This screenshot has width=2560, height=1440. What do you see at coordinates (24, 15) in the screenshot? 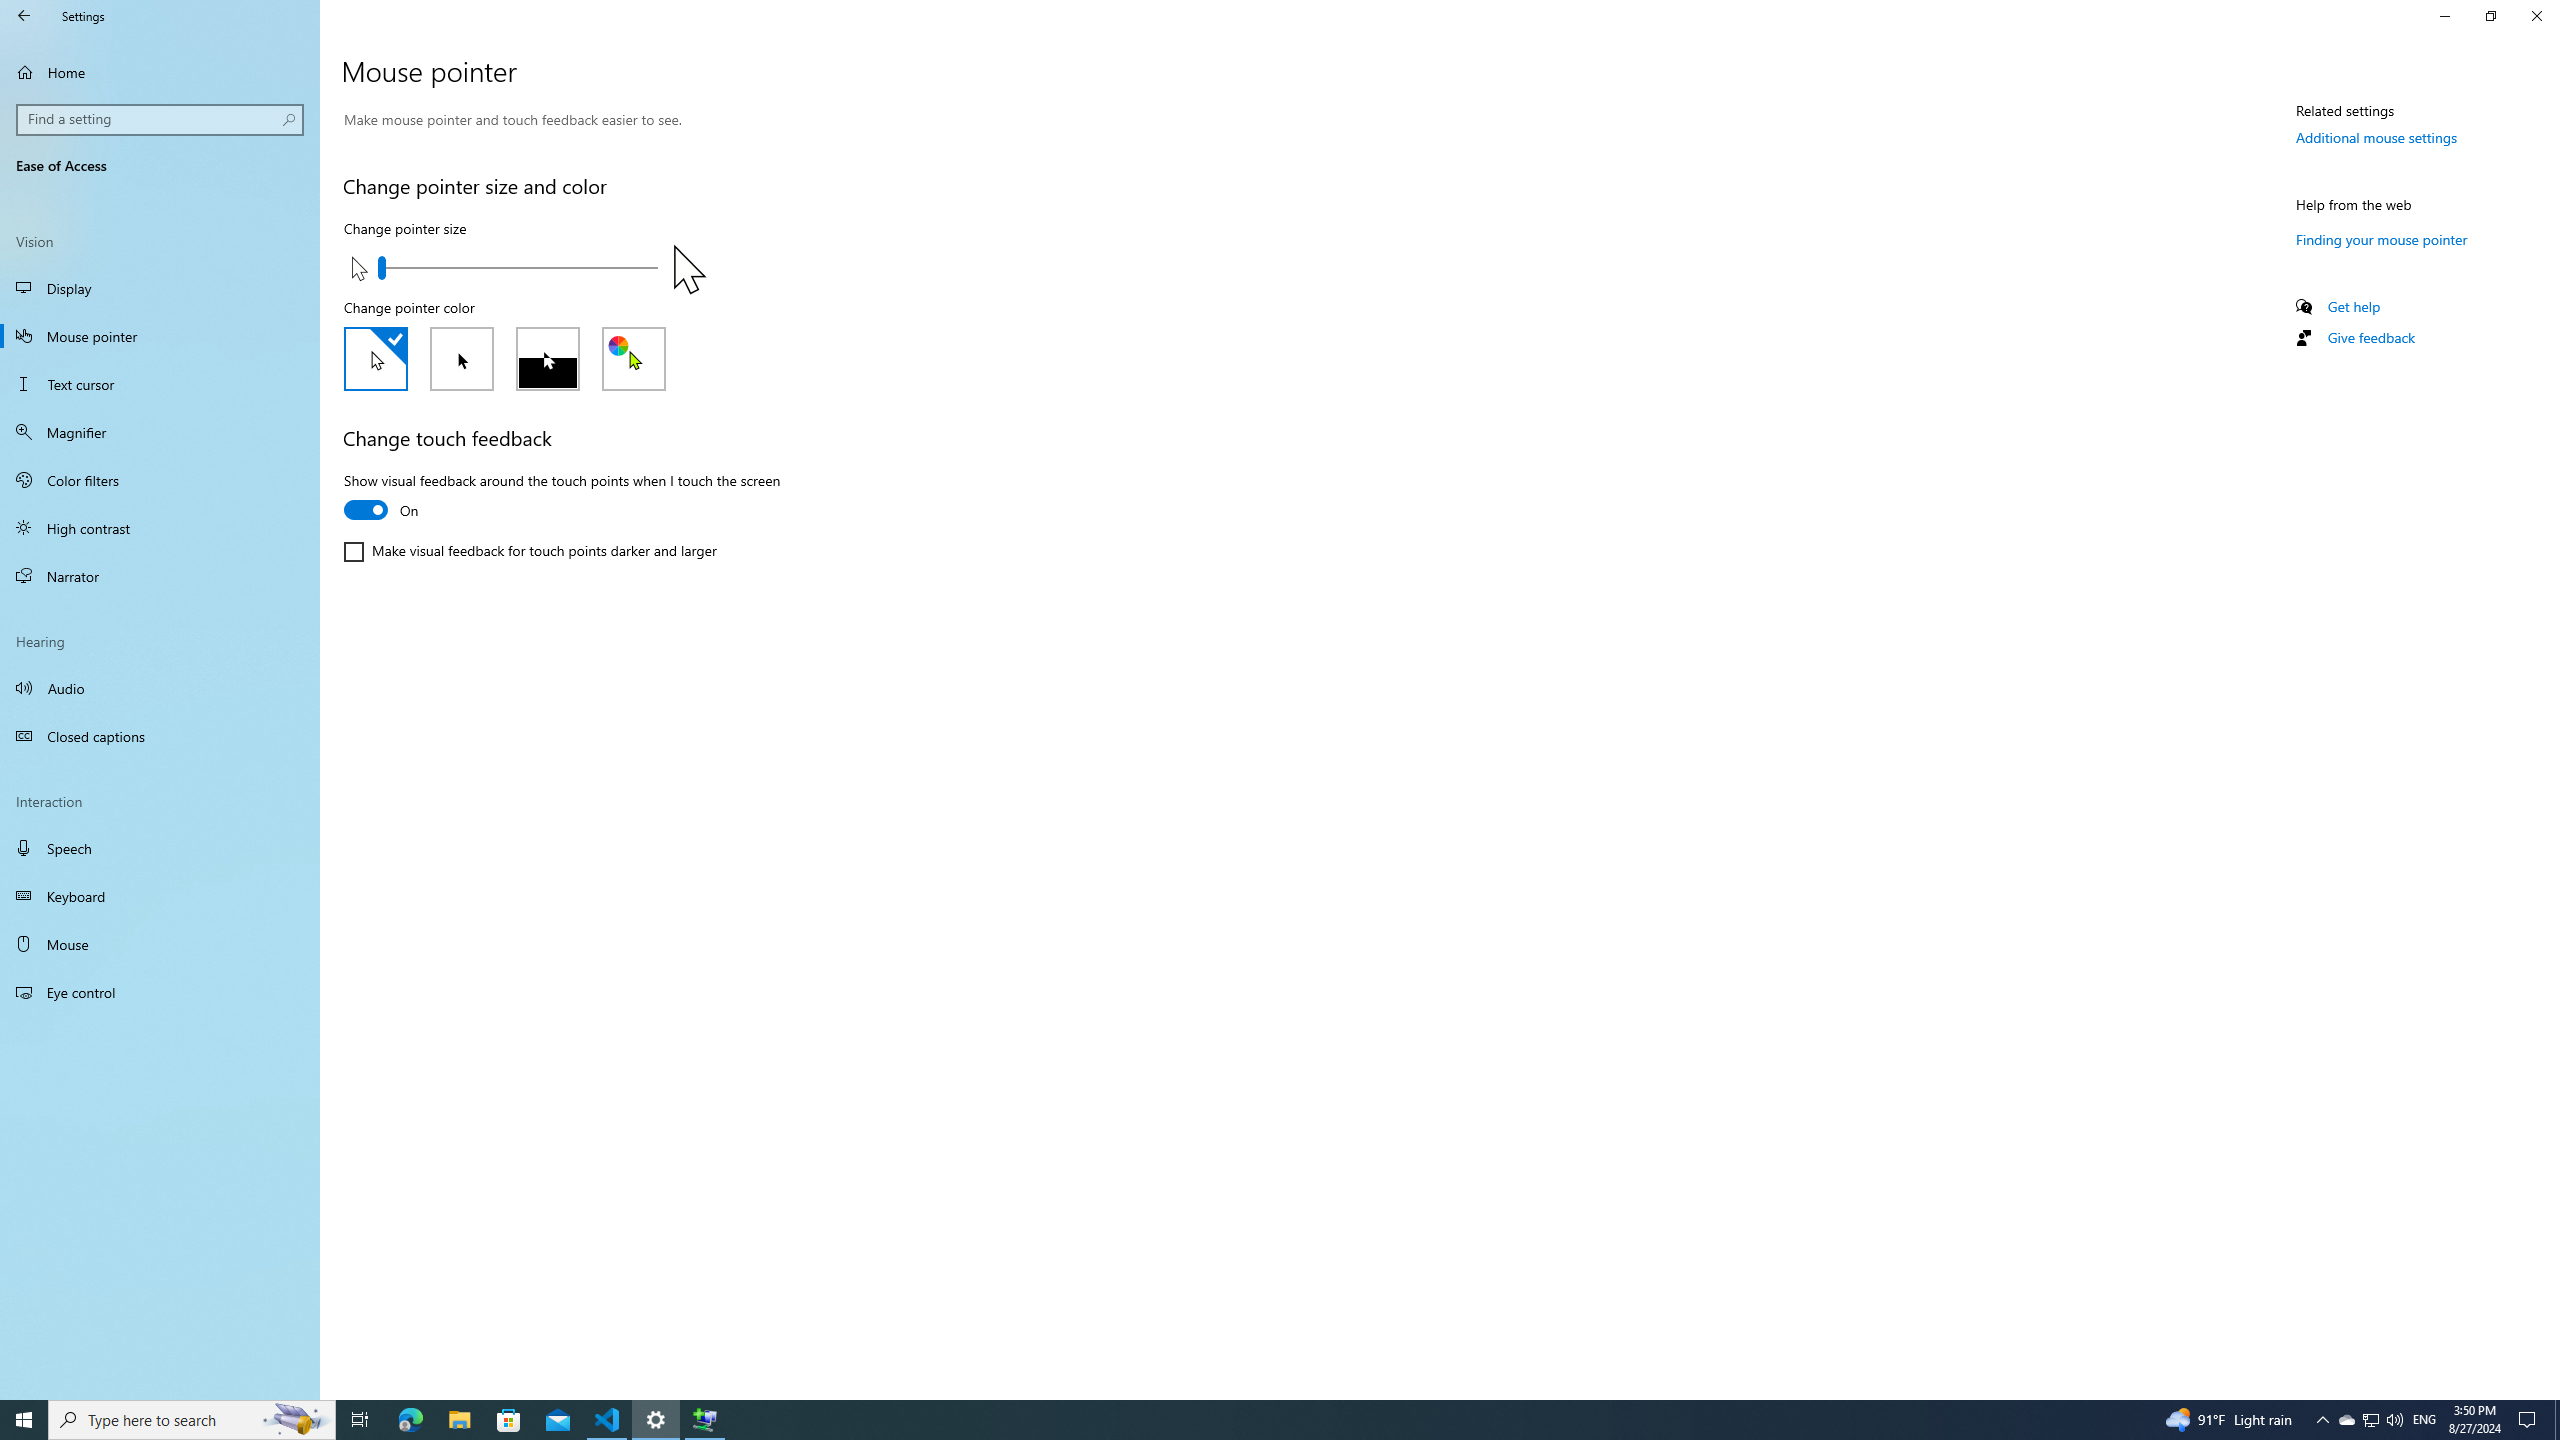
I see `'Back'` at bounding box center [24, 15].